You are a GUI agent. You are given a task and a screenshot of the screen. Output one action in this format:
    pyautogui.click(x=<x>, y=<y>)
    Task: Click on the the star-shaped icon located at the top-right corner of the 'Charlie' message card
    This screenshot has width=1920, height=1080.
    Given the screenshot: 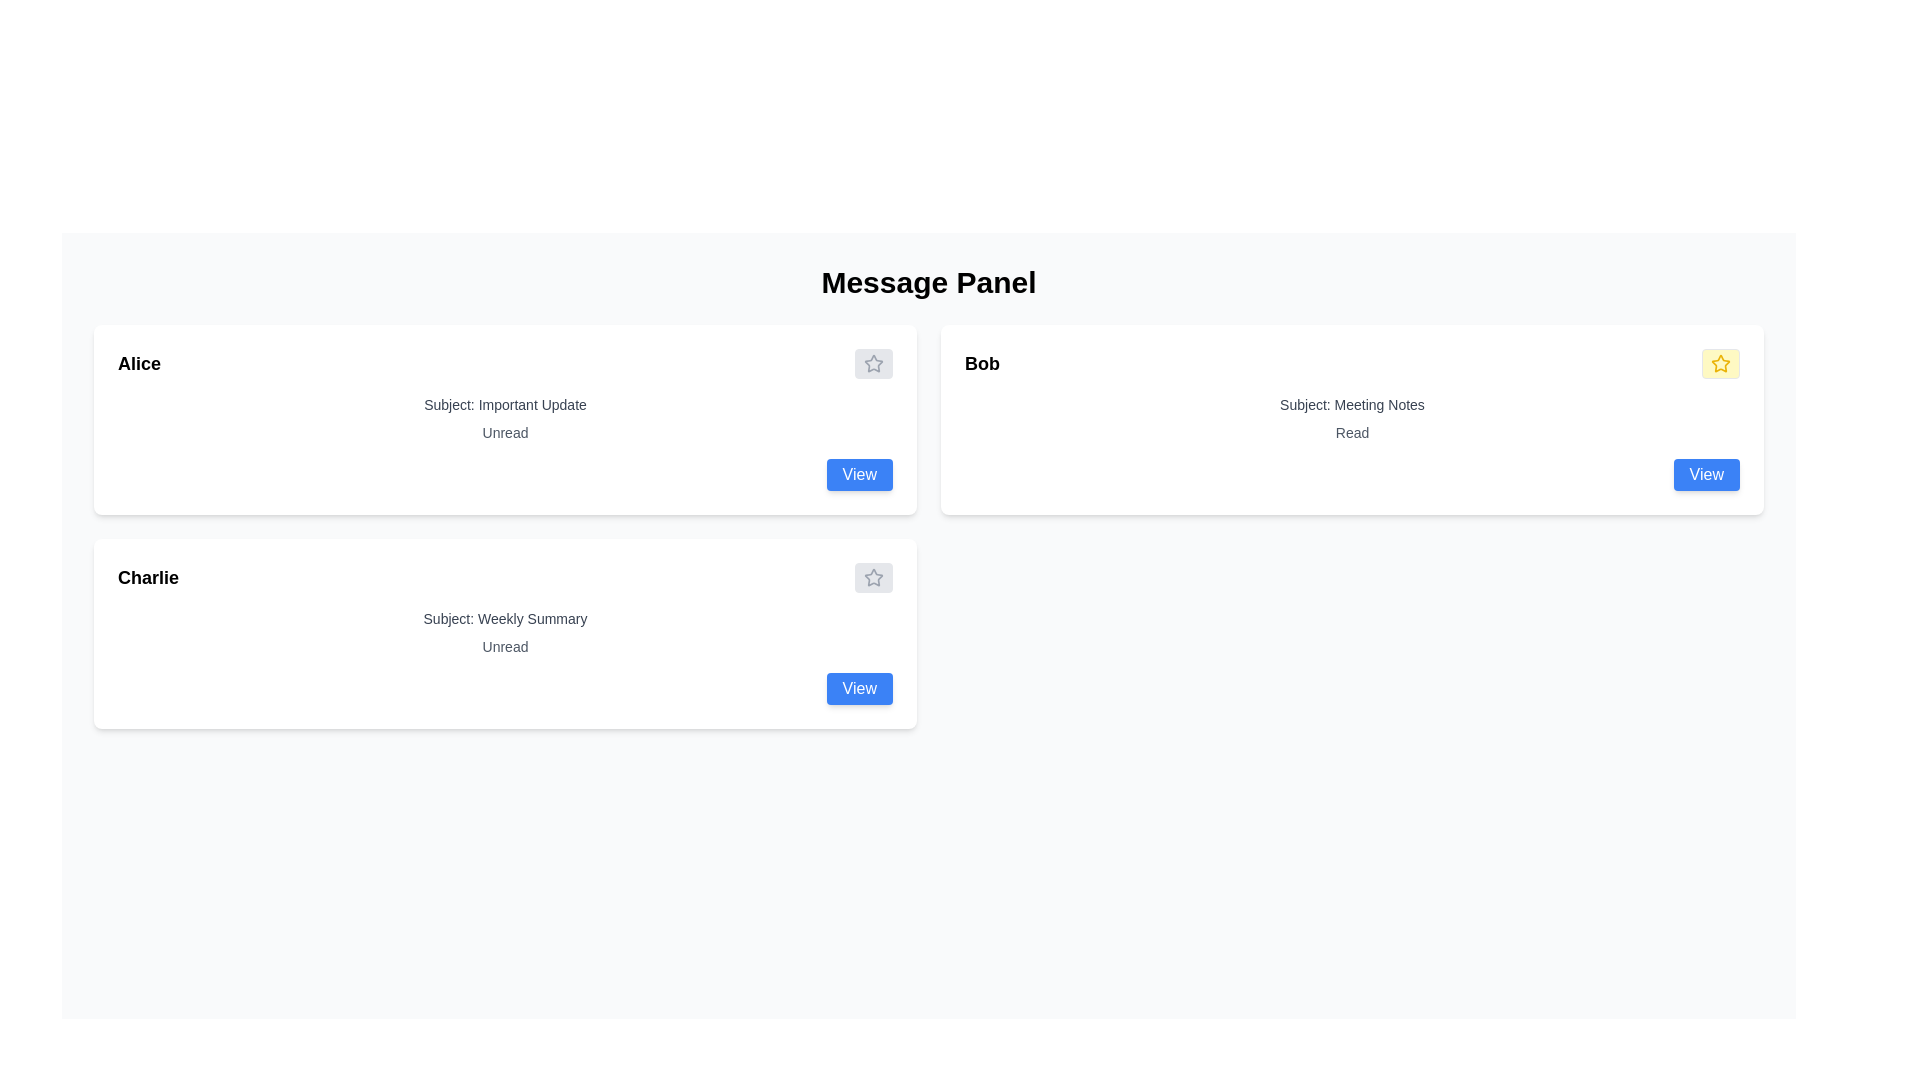 What is the action you would take?
    pyautogui.click(x=873, y=578)
    